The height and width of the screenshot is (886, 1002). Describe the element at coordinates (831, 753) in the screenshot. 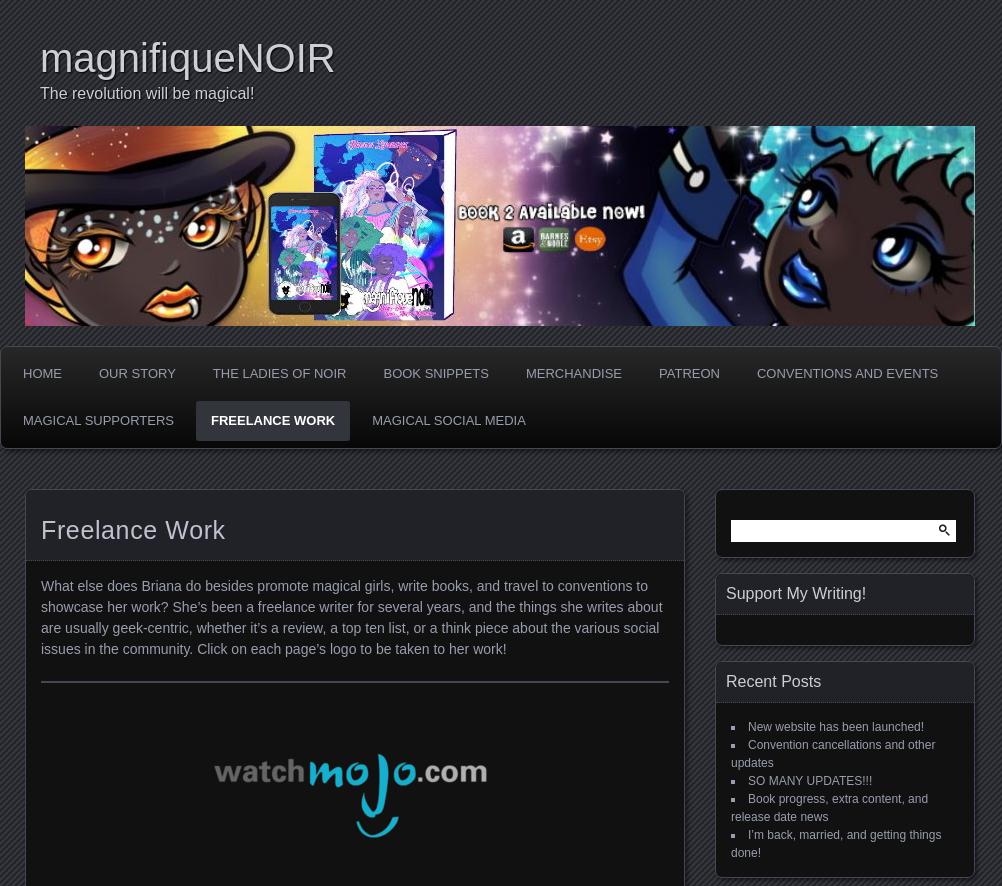

I see `'Convention cancellations and other updates'` at that location.